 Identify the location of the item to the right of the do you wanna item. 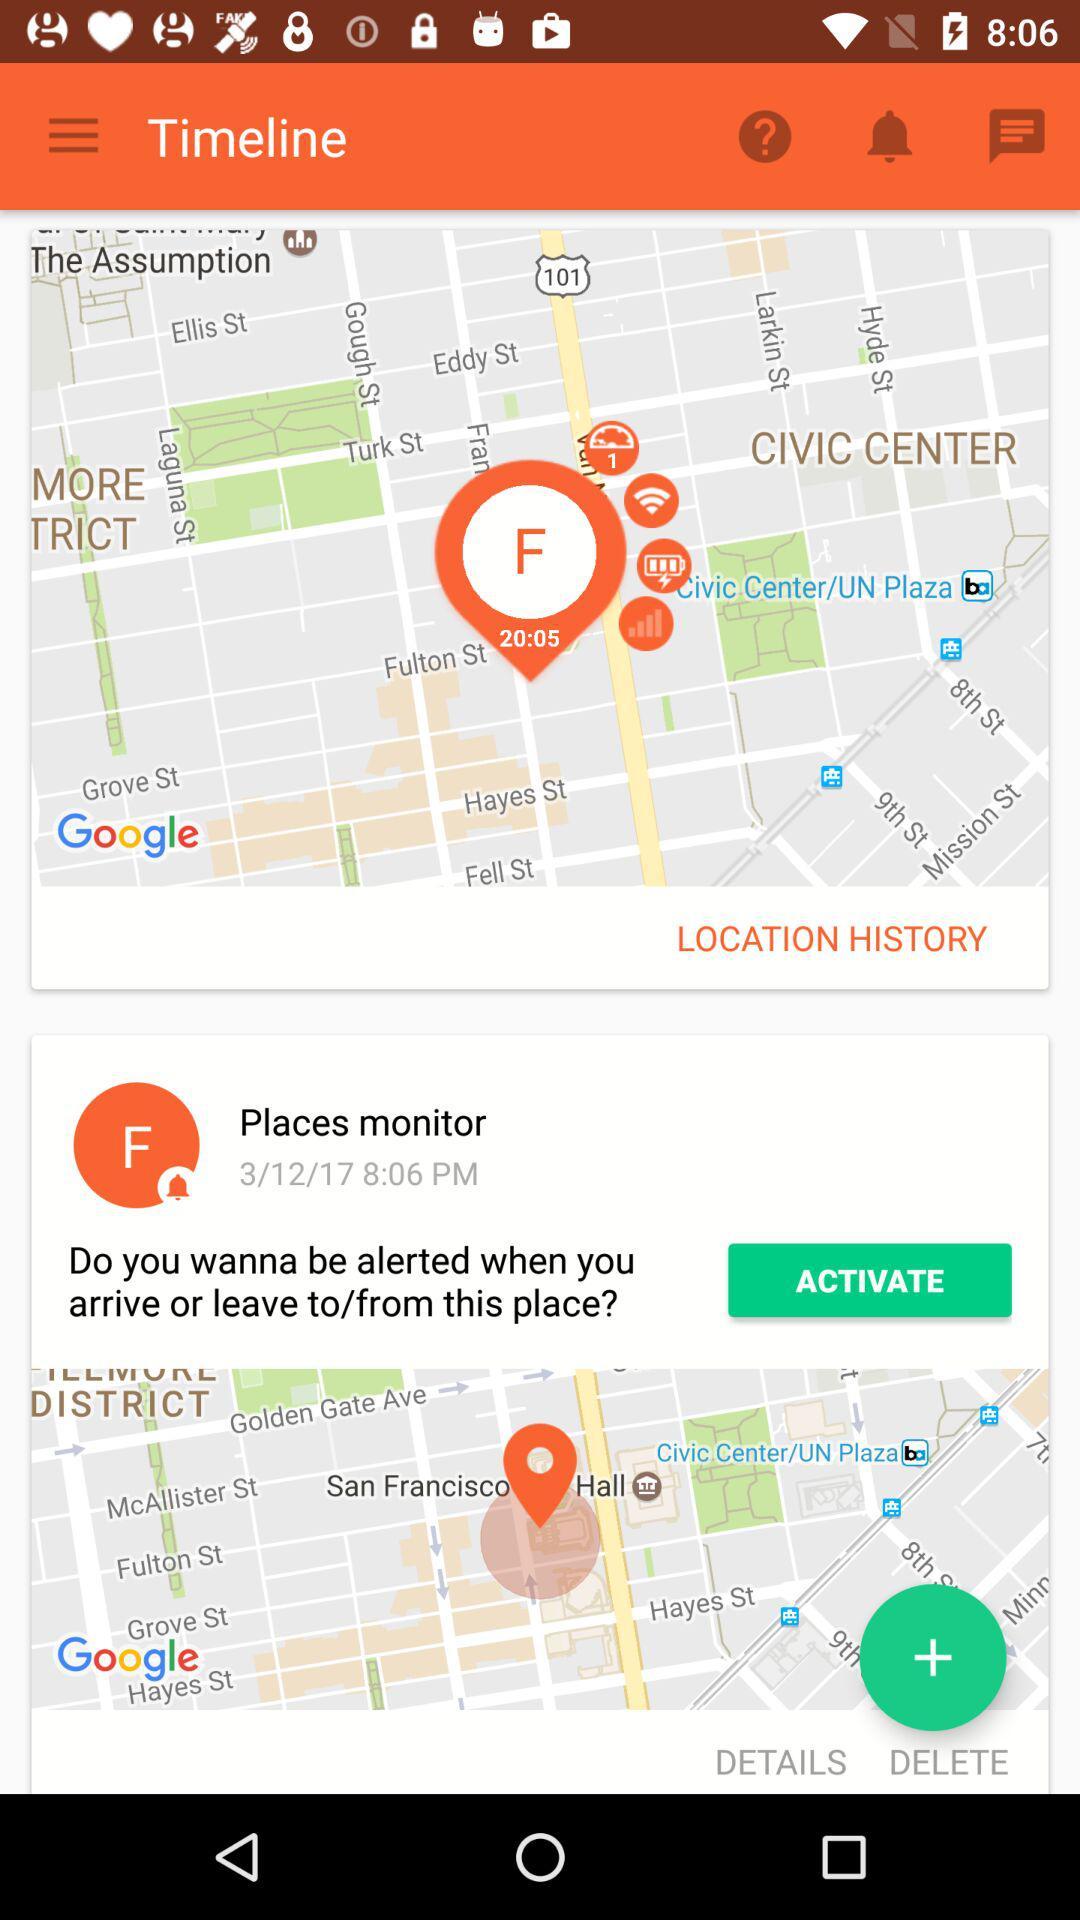
(869, 1280).